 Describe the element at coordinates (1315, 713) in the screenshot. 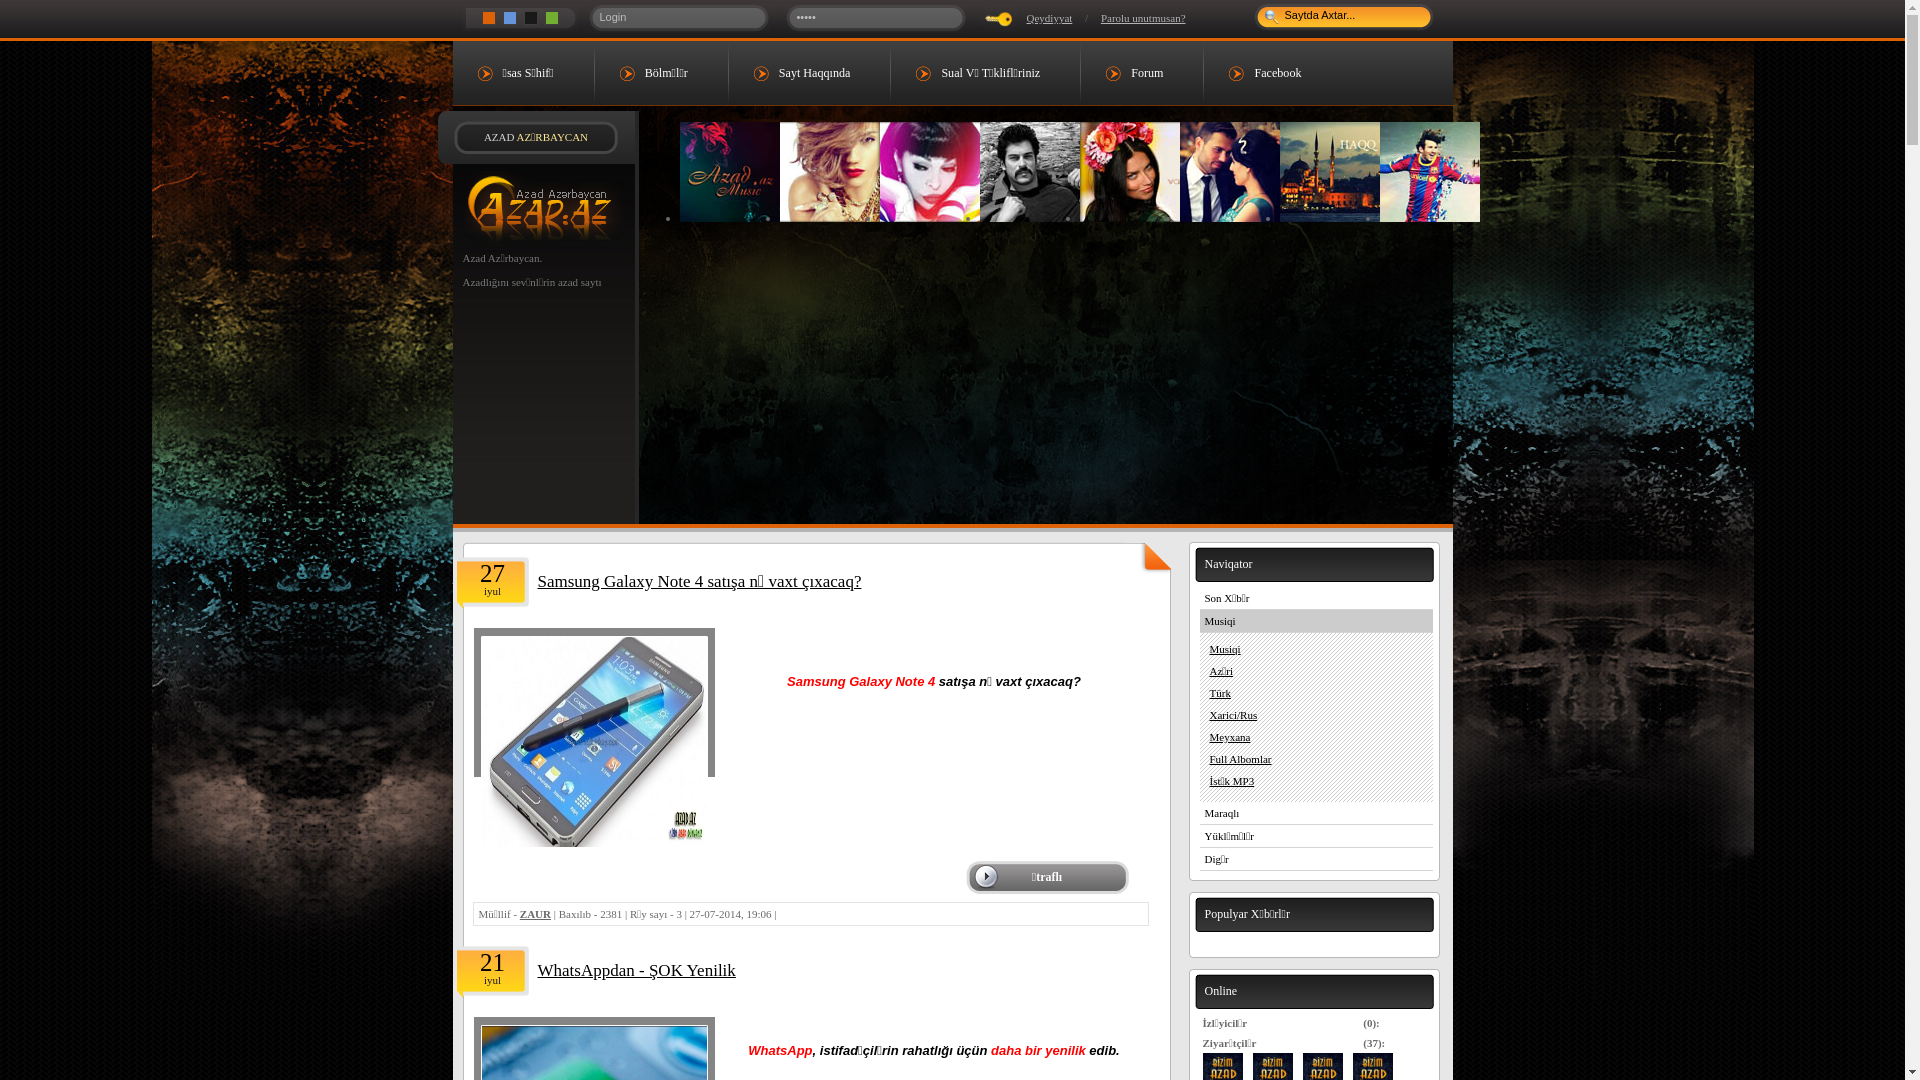

I see `'Xarici/Rus'` at that location.